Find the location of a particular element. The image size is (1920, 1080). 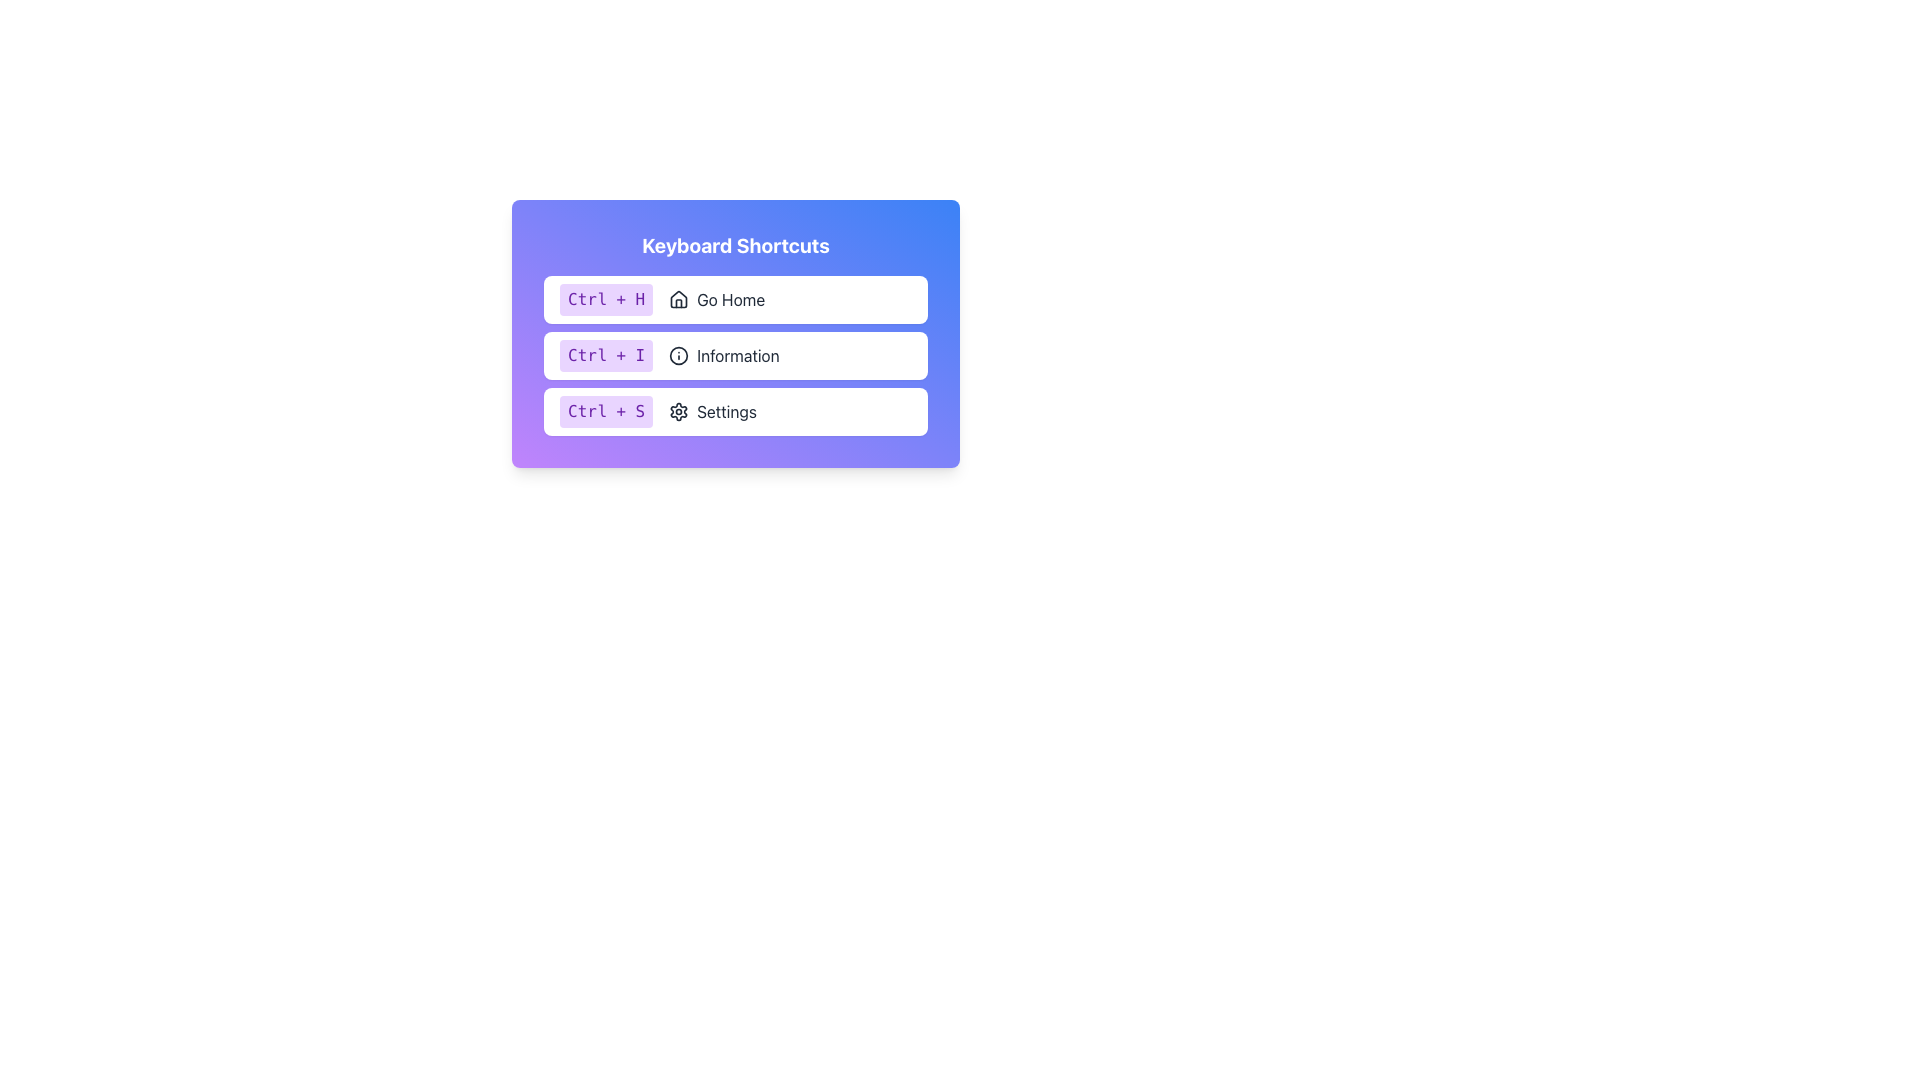

the 'Information' menu icon located to the left of the text 'Information' in the second row of options within the visible menu is located at coordinates (679, 354).